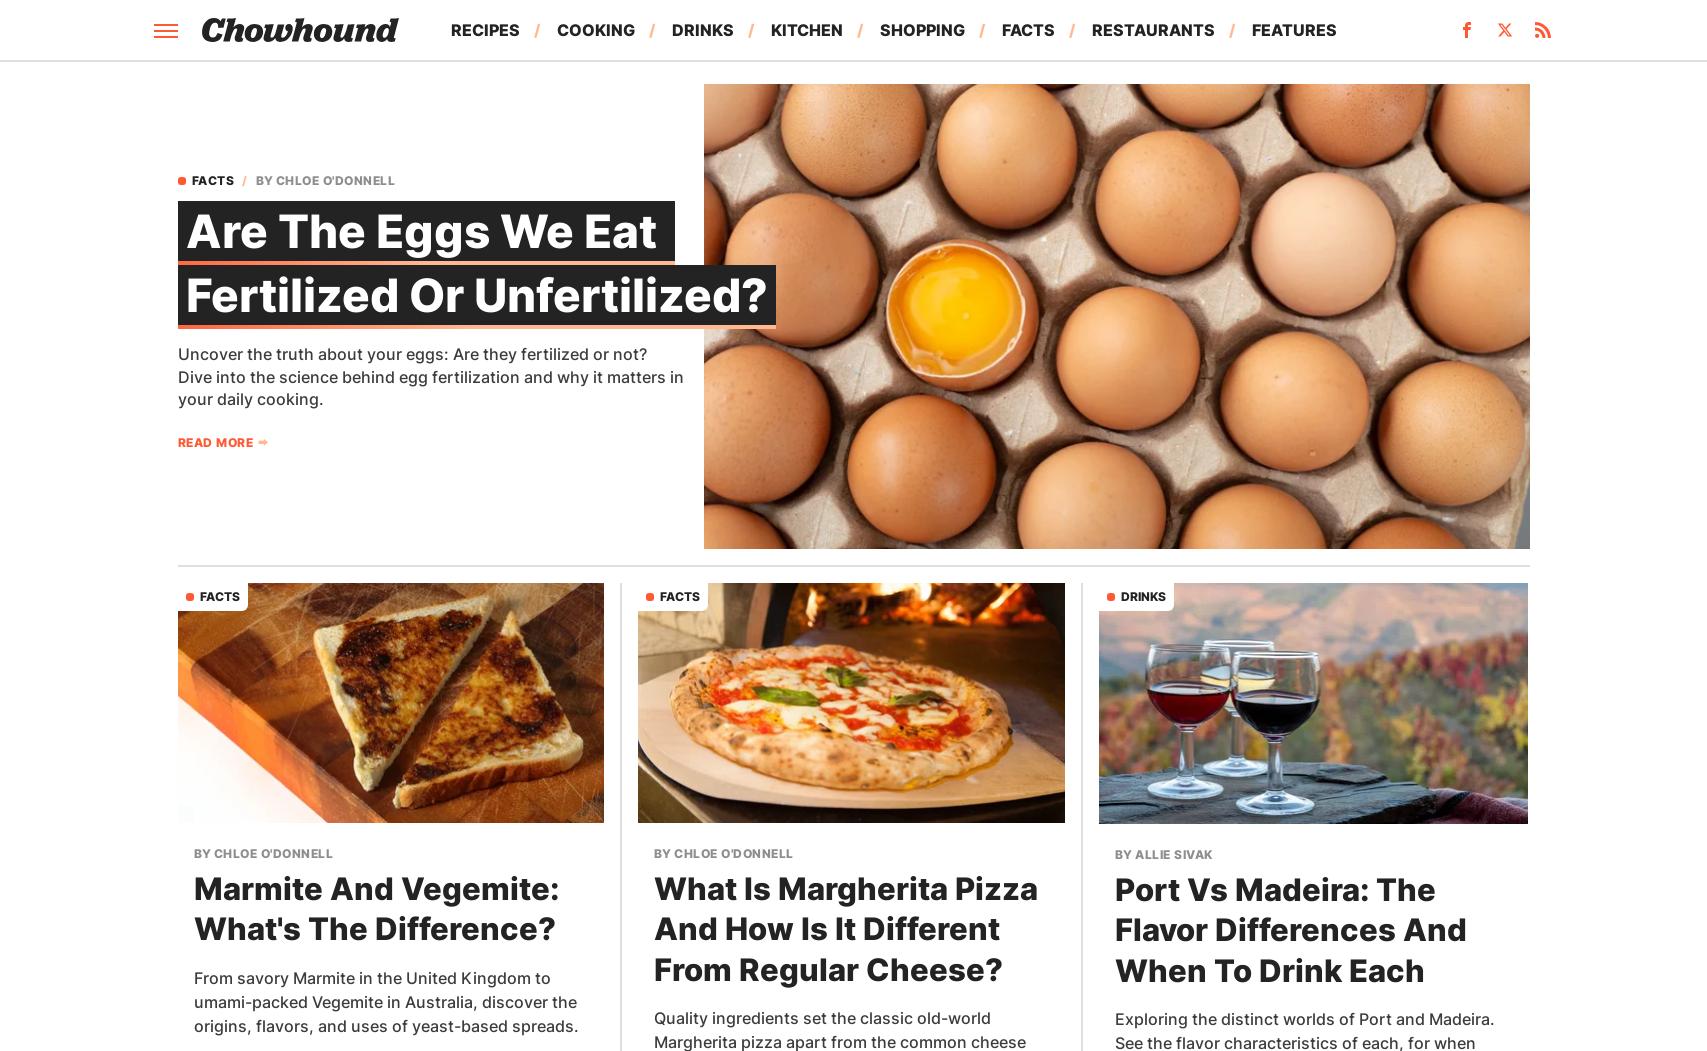  What do you see at coordinates (375, 908) in the screenshot?
I see `'Marmite And Vegemite: What's The Difference?'` at bounding box center [375, 908].